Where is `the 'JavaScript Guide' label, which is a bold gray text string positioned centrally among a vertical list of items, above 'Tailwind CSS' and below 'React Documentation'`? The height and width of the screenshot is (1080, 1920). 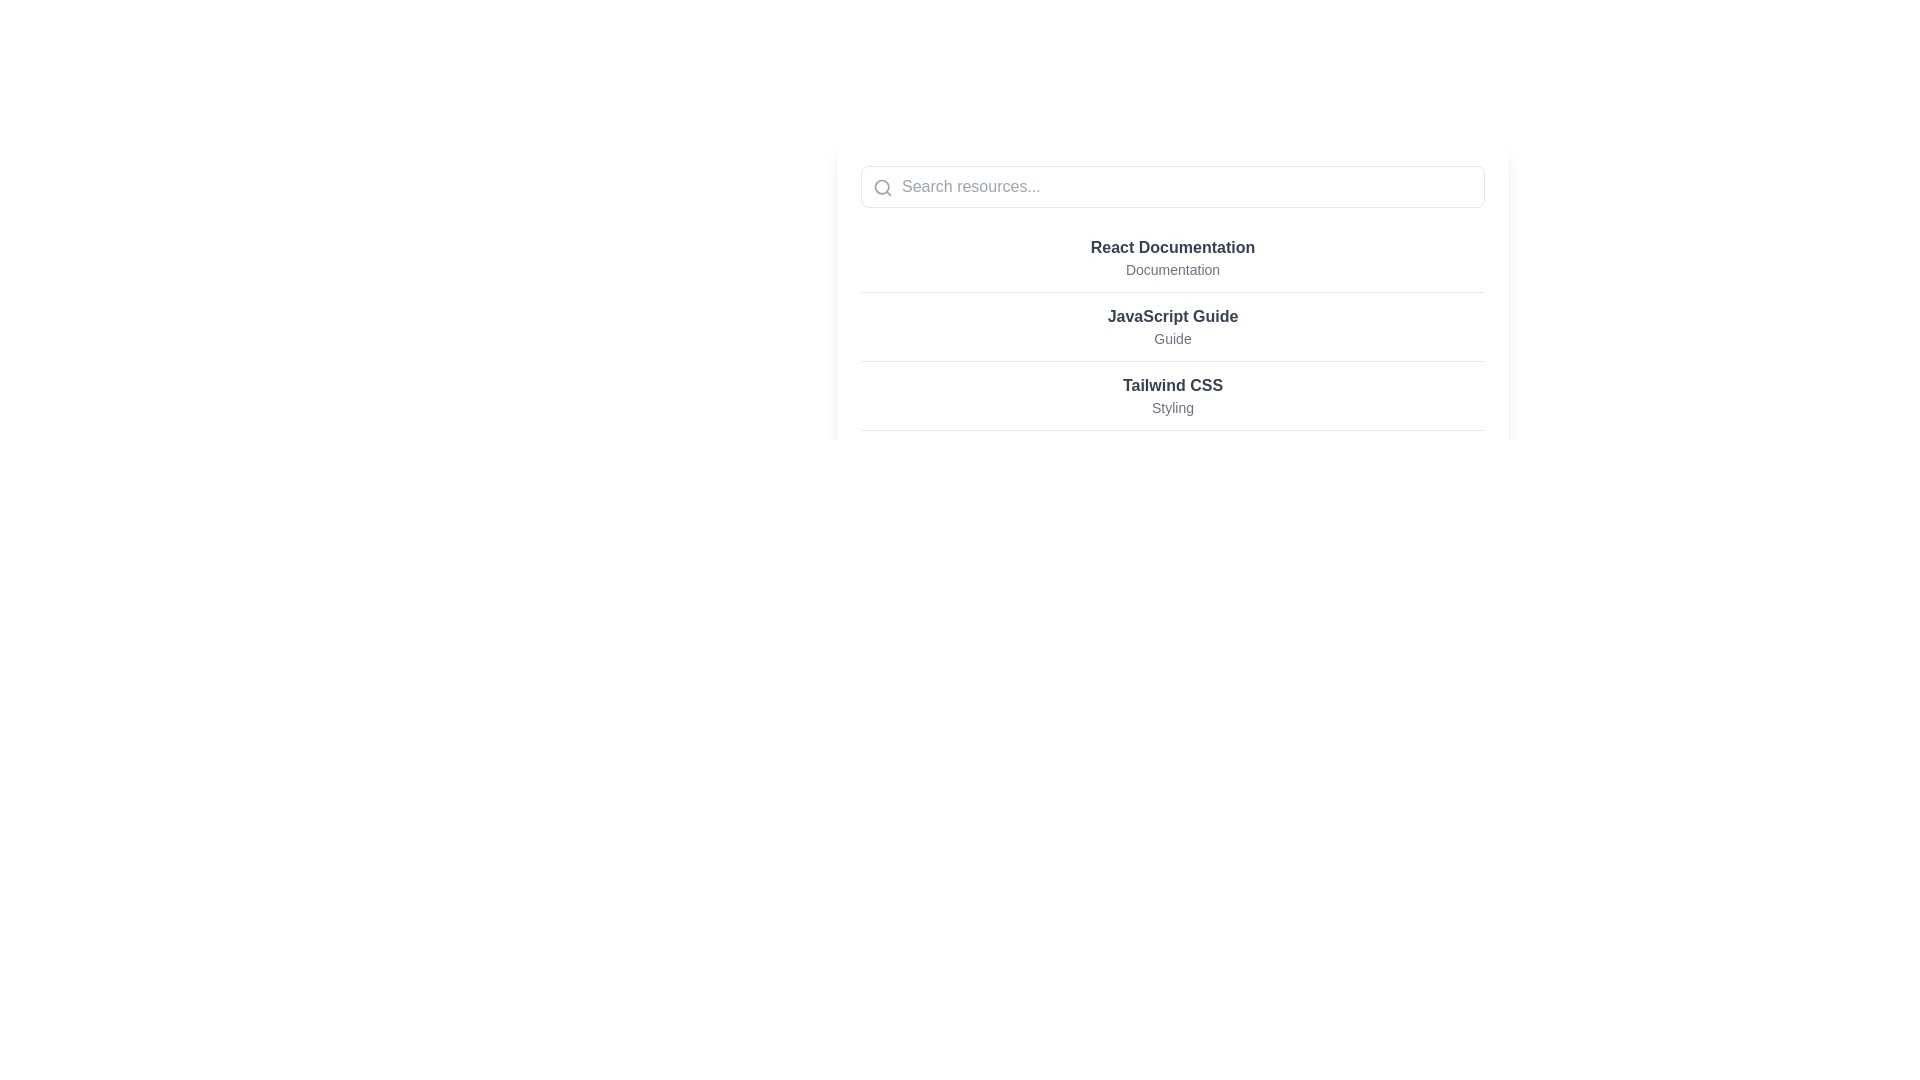
the 'JavaScript Guide' label, which is a bold gray text string positioned centrally among a vertical list of items, above 'Tailwind CSS' and below 'React Documentation' is located at coordinates (1172, 315).